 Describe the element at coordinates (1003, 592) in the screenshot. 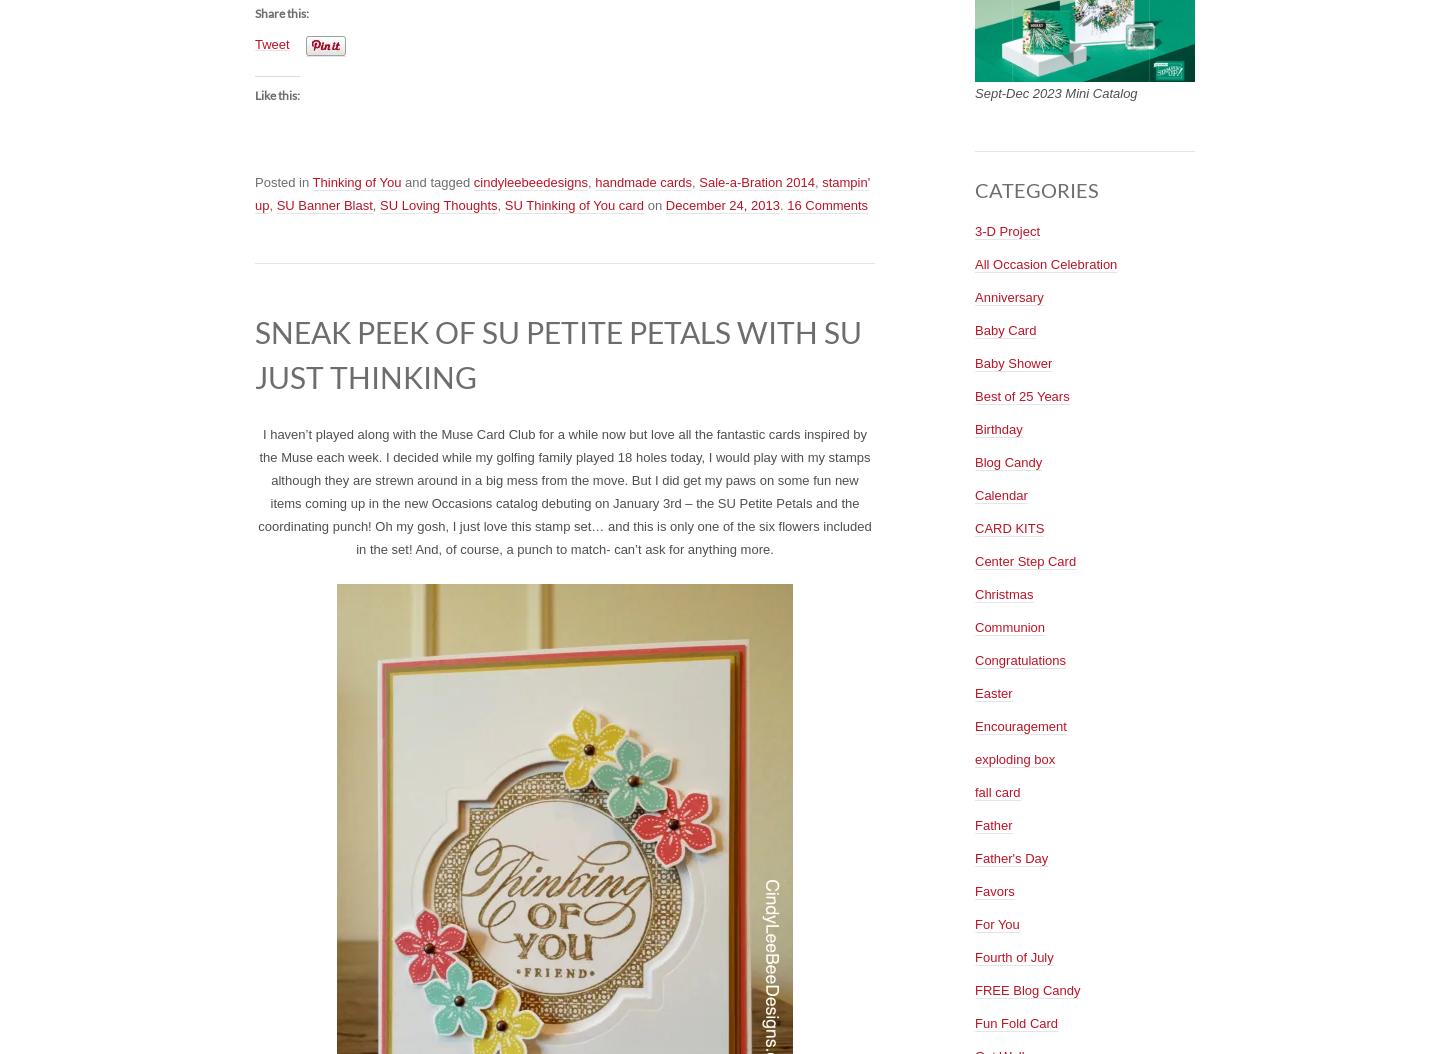

I see `'Christmas'` at that location.